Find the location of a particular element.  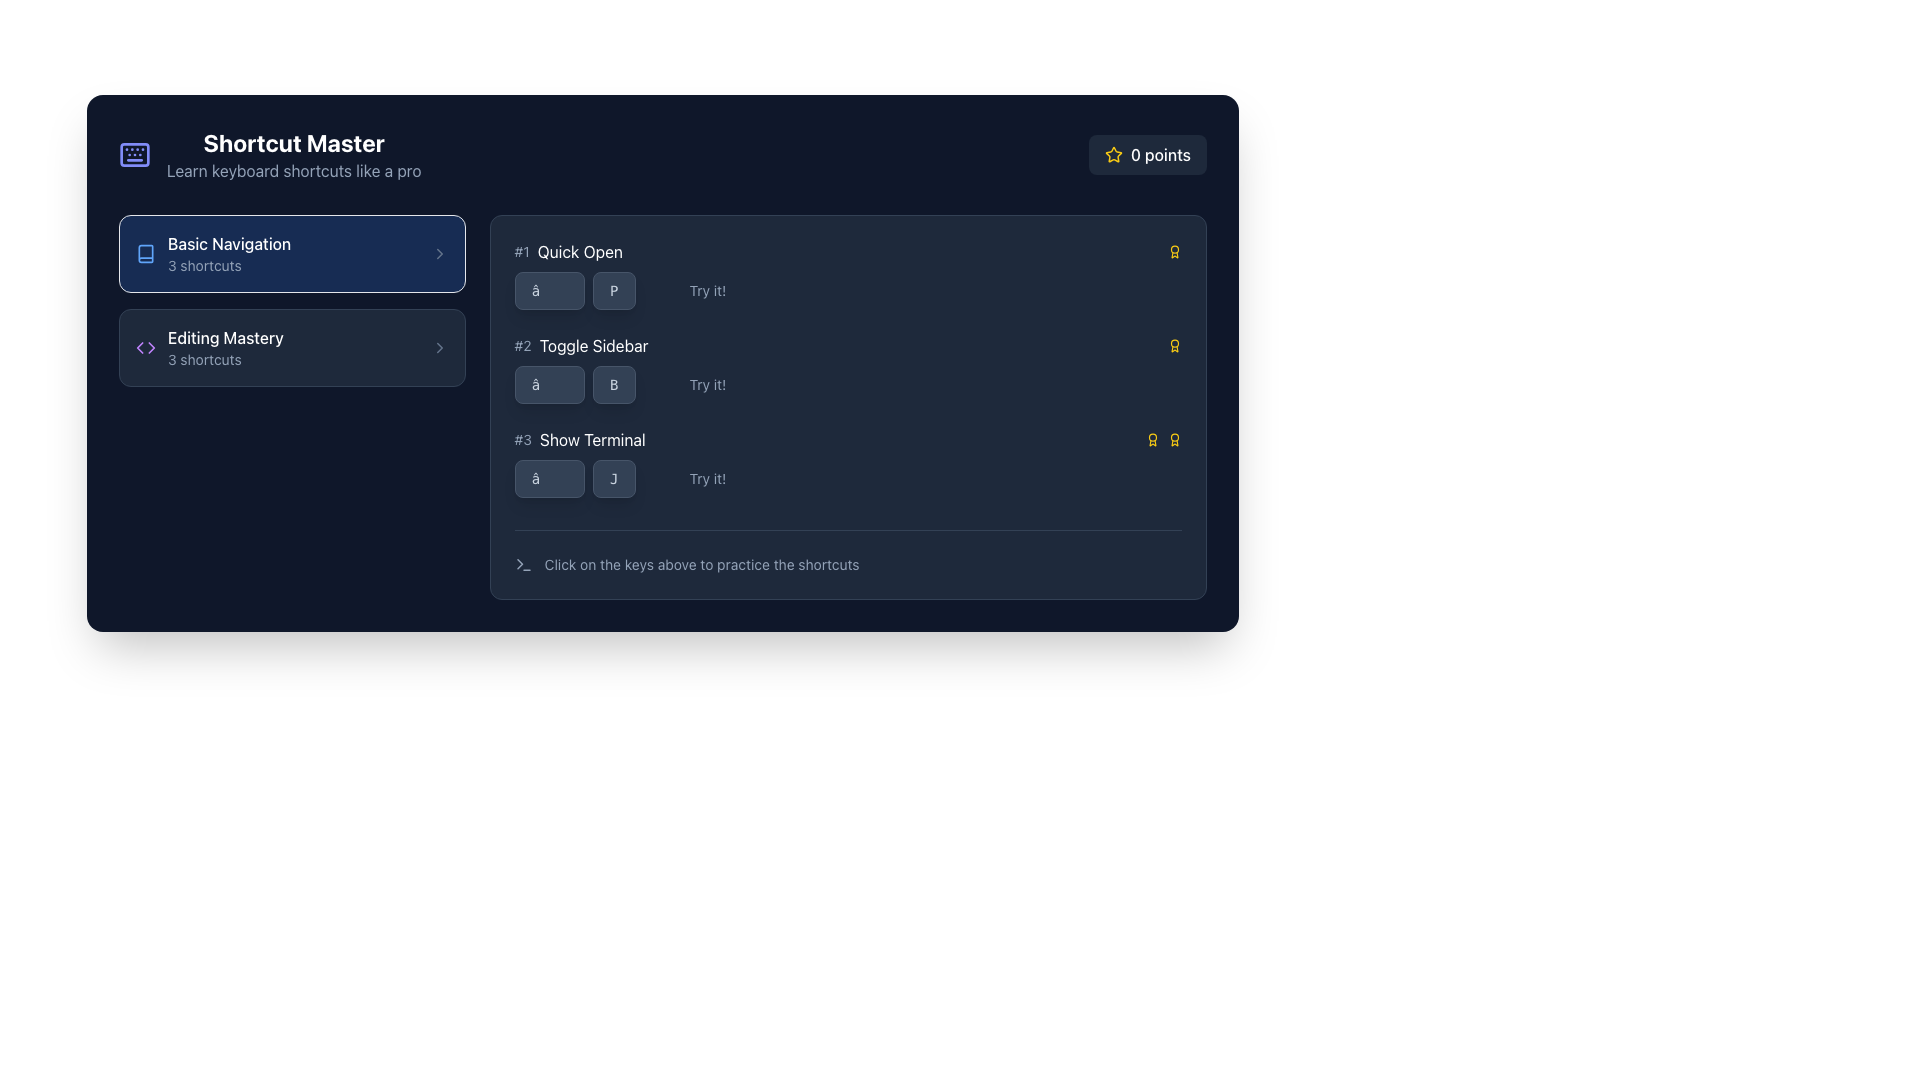

the second row in the list of items, which provides interactive elements to toggle the sidebar, positioned between '#1 Quick Open' and '#3 Show Terminal' is located at coordinates (848, 369).